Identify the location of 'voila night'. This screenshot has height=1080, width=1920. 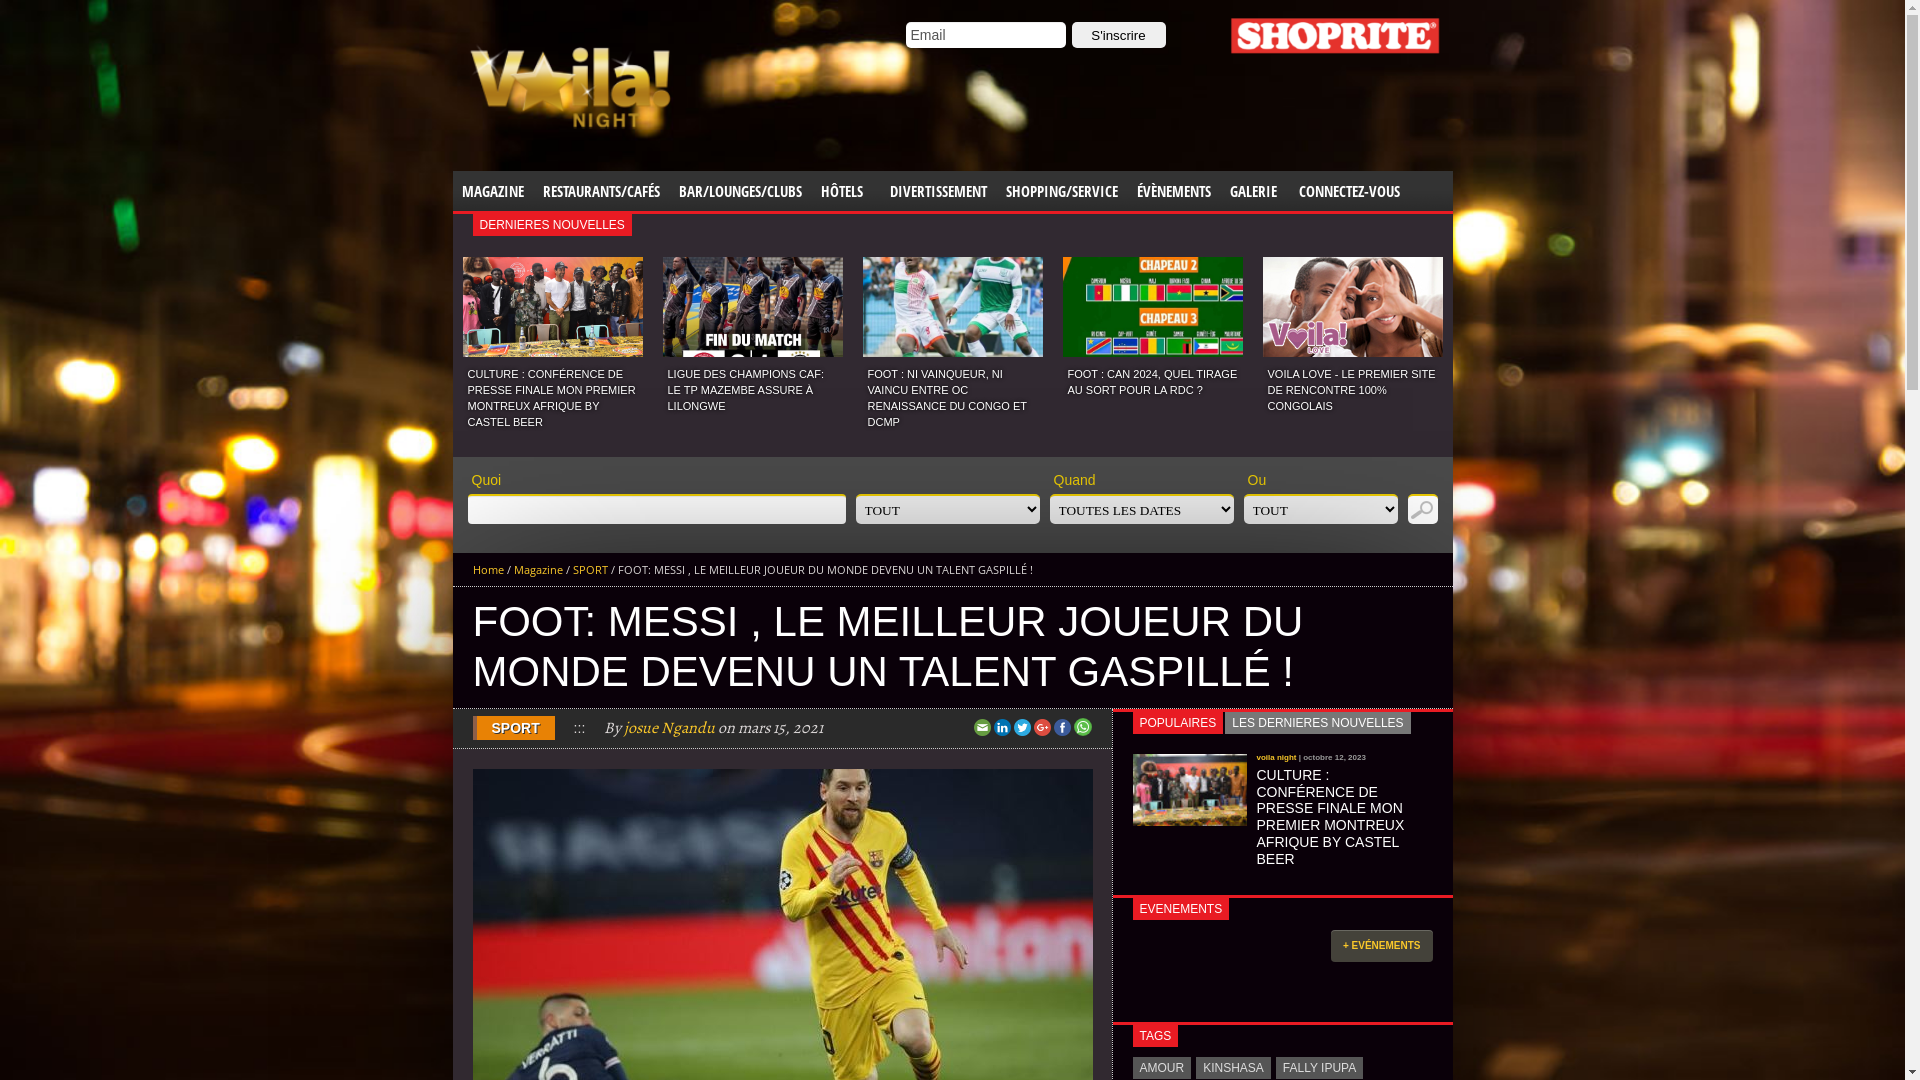
(1275, 757).